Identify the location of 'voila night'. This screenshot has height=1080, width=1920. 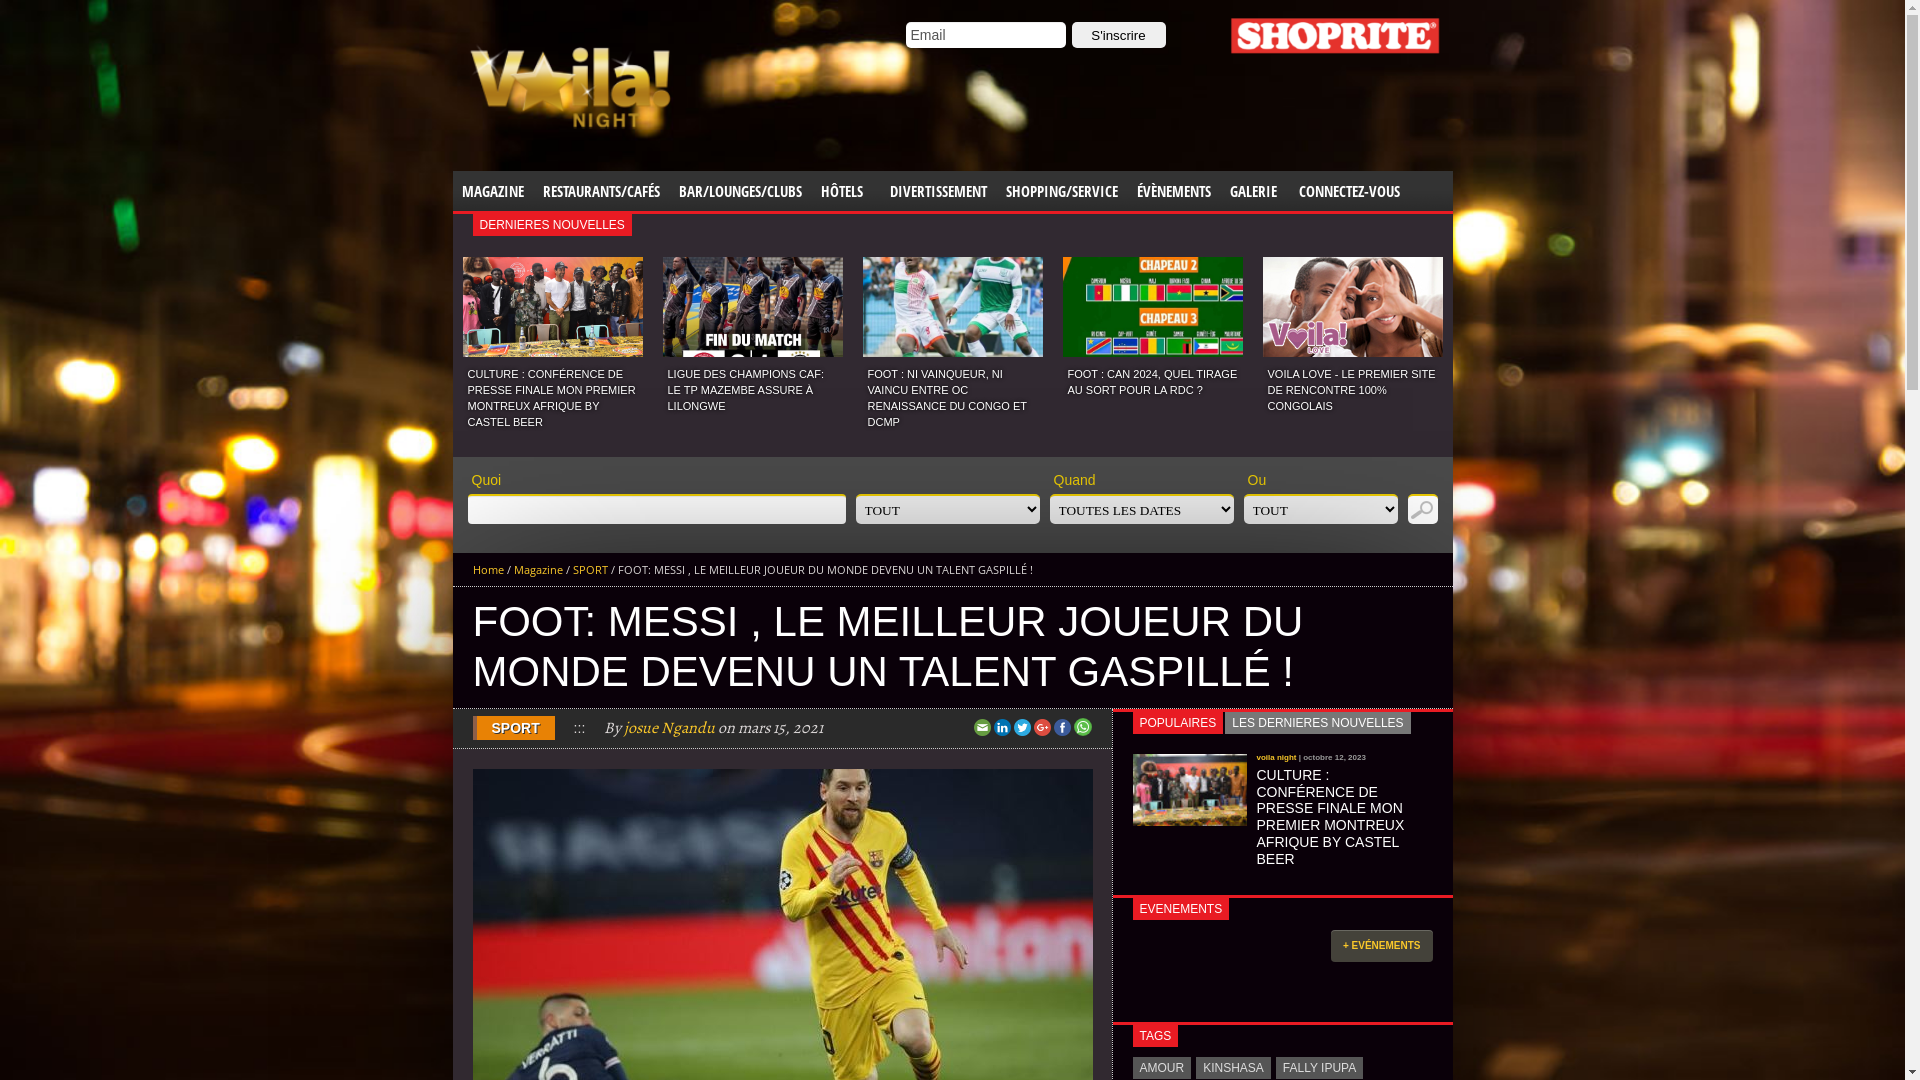
(1275, 757).